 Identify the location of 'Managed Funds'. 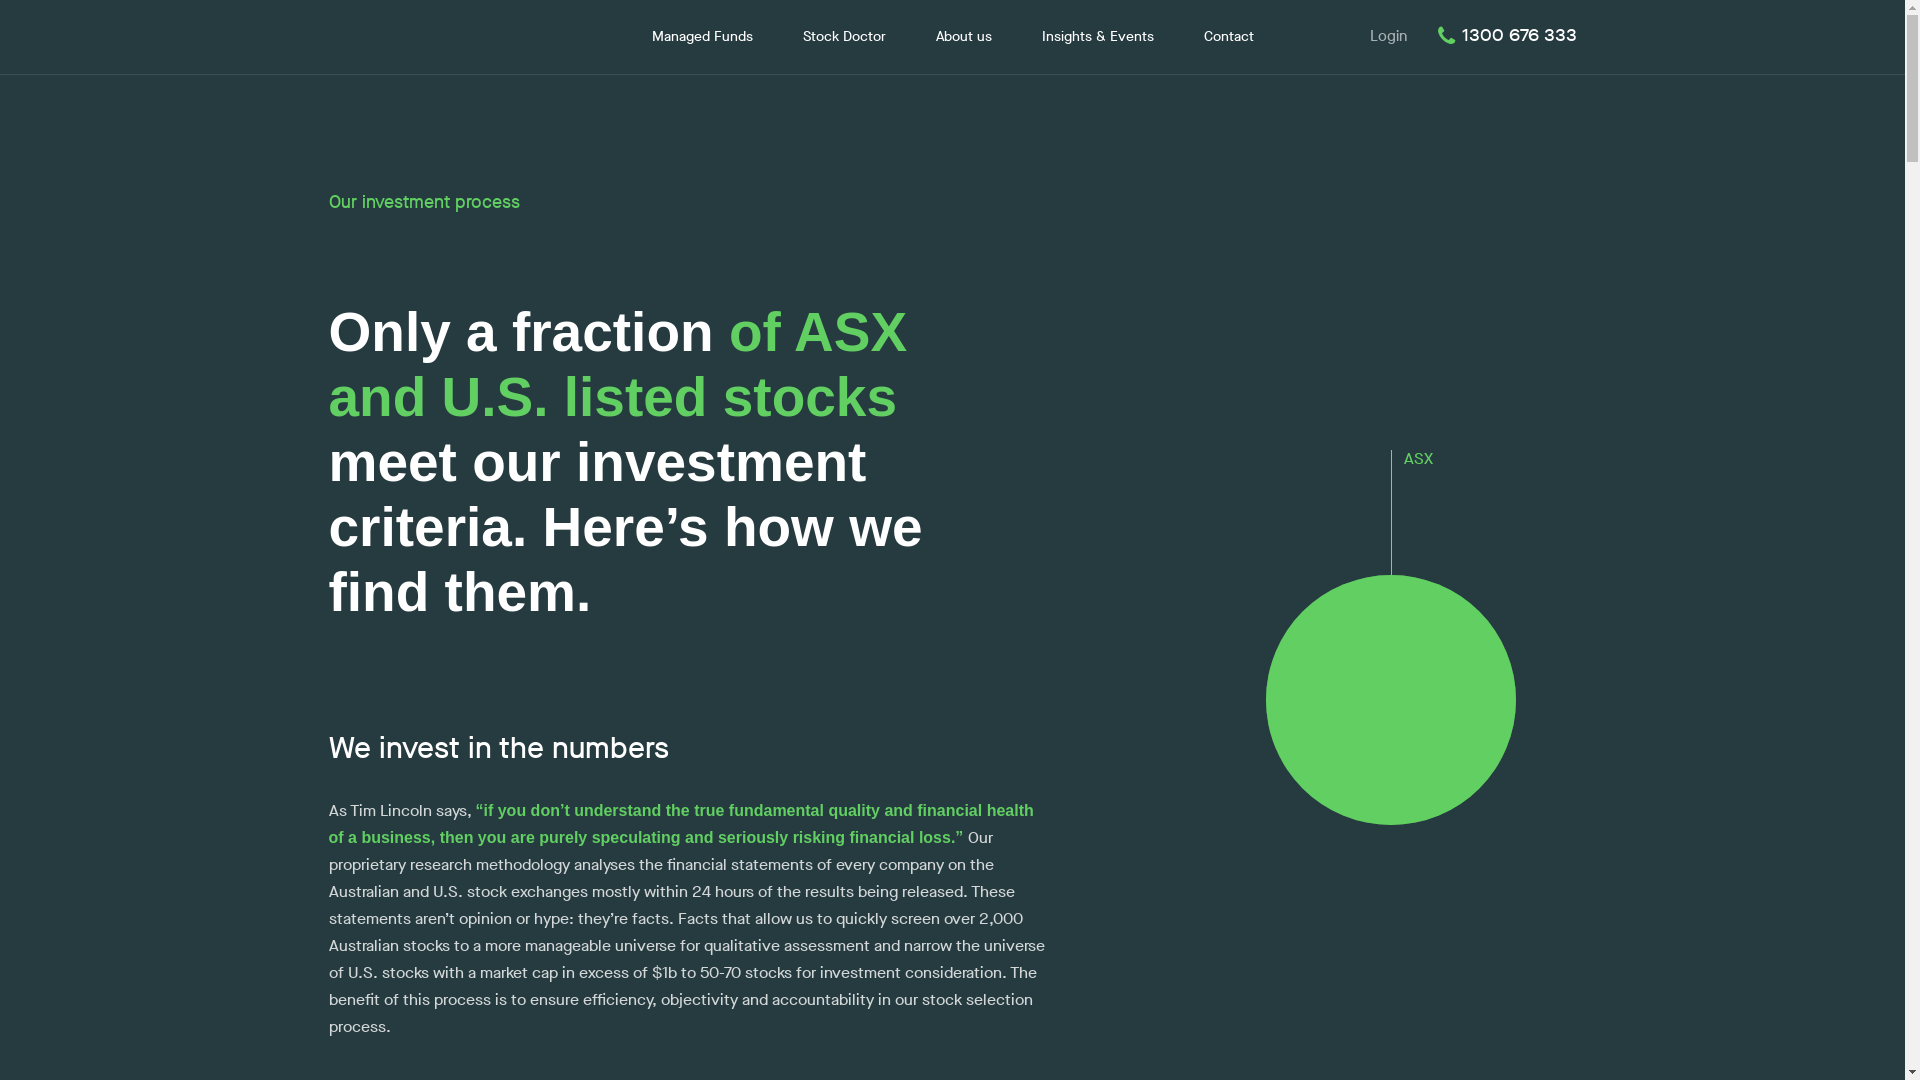
(702, 37).